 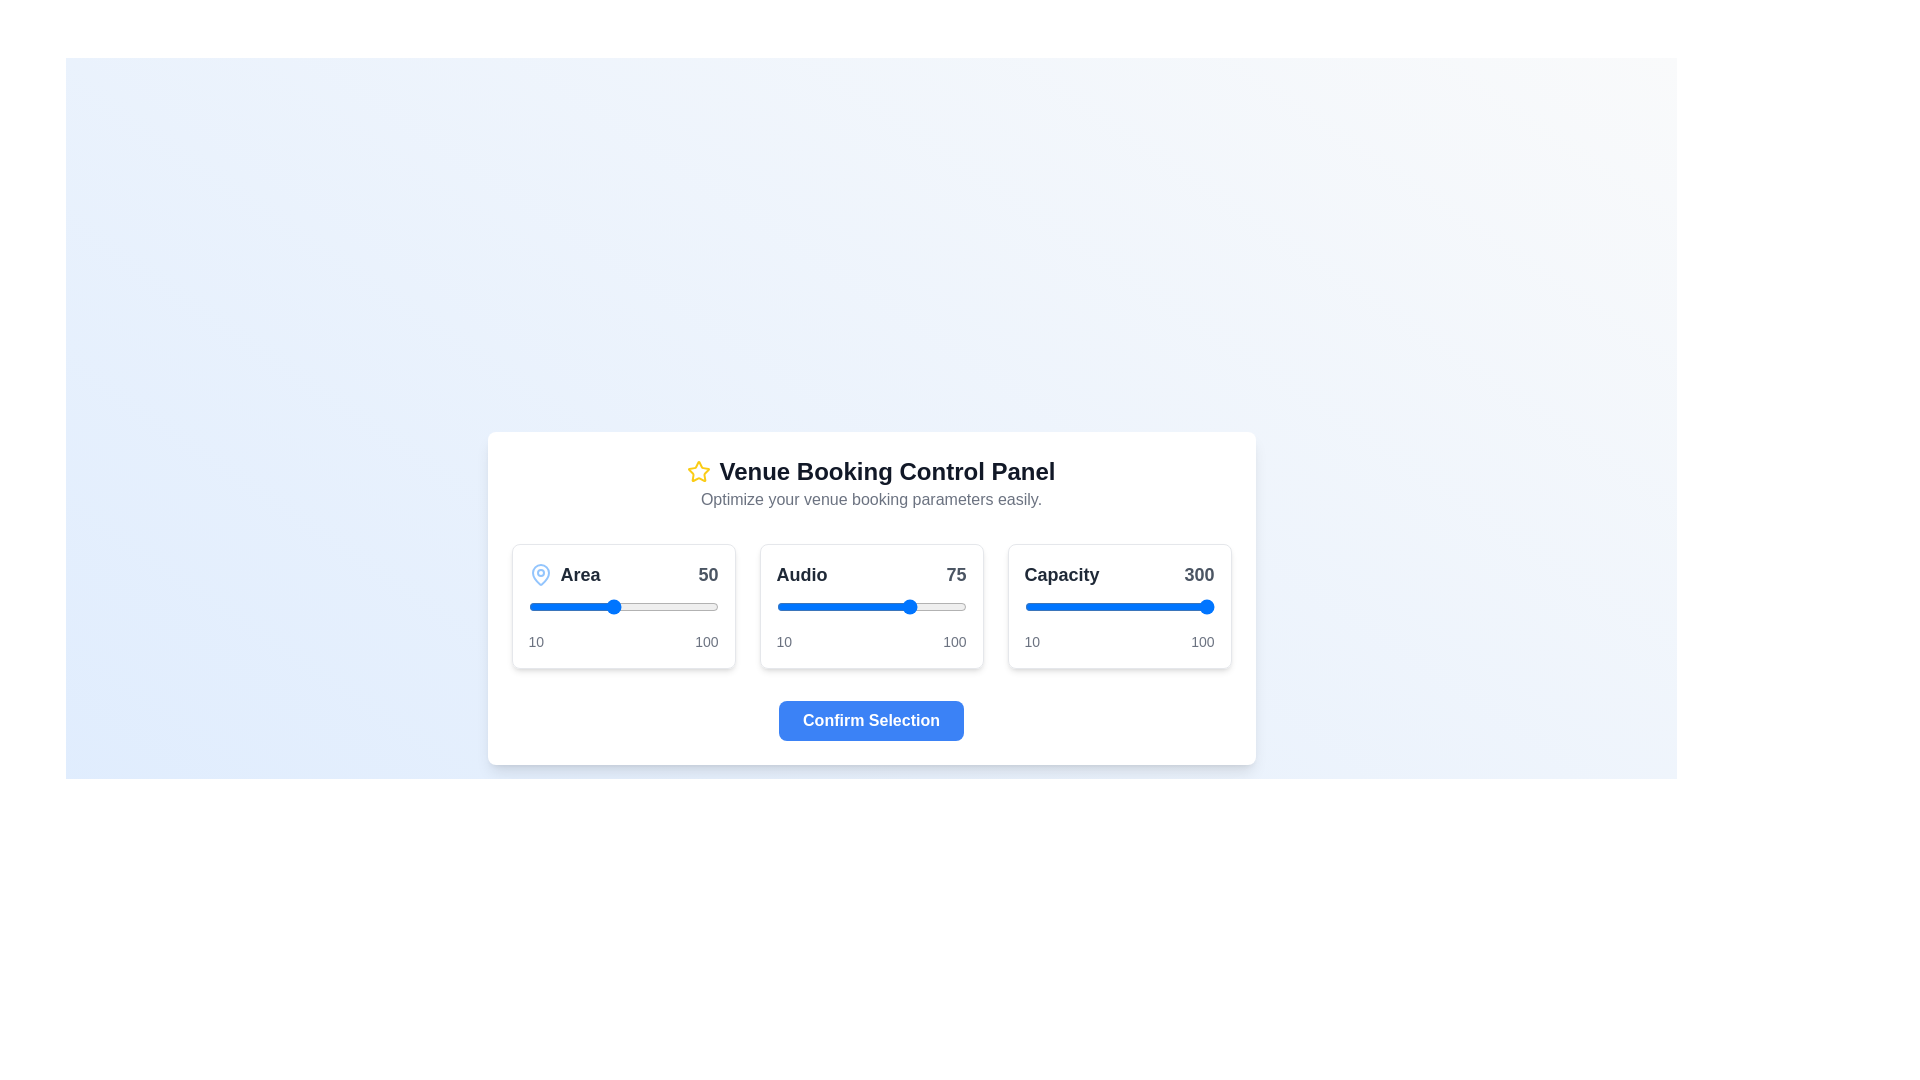 I want to click on the static text label displaying '100', which is located at the far-right end of the 'Area' slider group beneath the slider track, so click(x=706, y=641).